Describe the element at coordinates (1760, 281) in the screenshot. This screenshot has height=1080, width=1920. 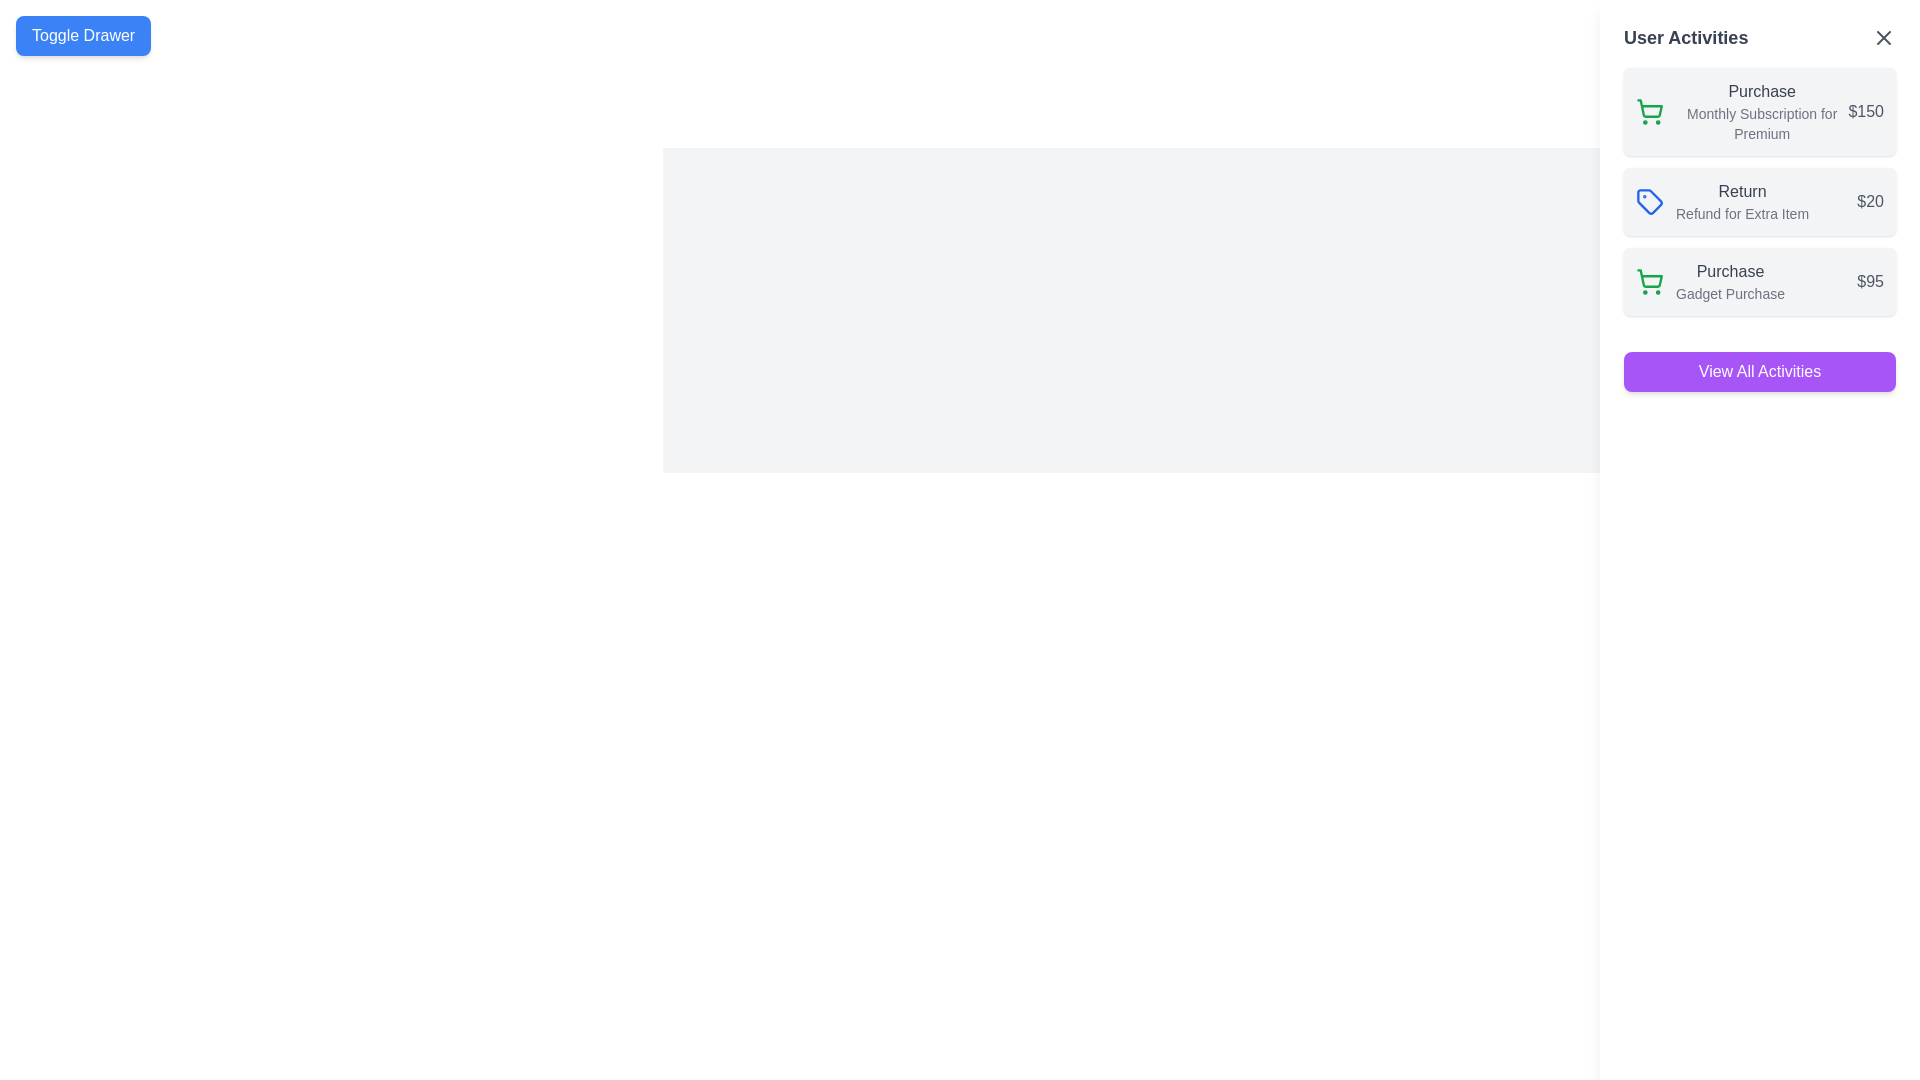
I see `purchase details from the third Card UI component in the 'User Activities' section, which displays 'Gadget Purchase' and '$95'` at that location.